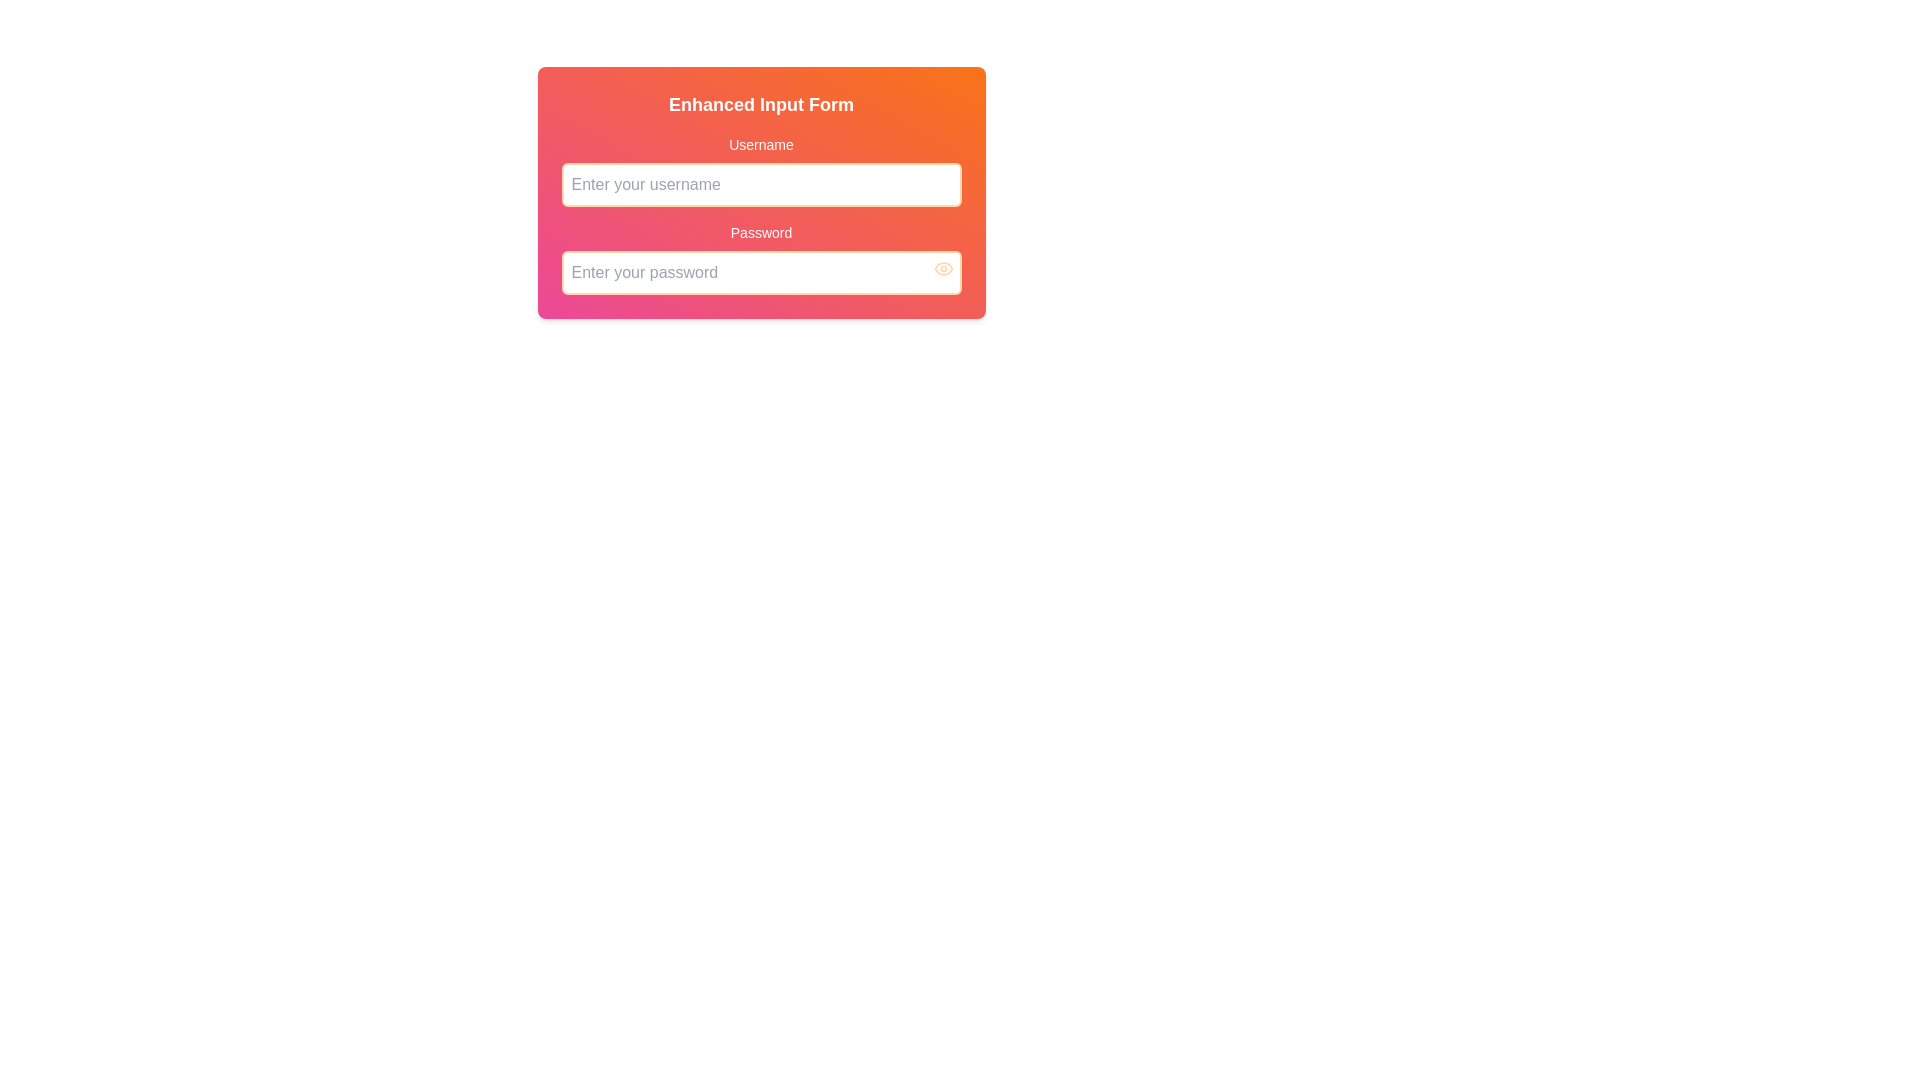 This screenshot has height=1080, width=1920. I want to click on the eye icon button, so click(942, 268).